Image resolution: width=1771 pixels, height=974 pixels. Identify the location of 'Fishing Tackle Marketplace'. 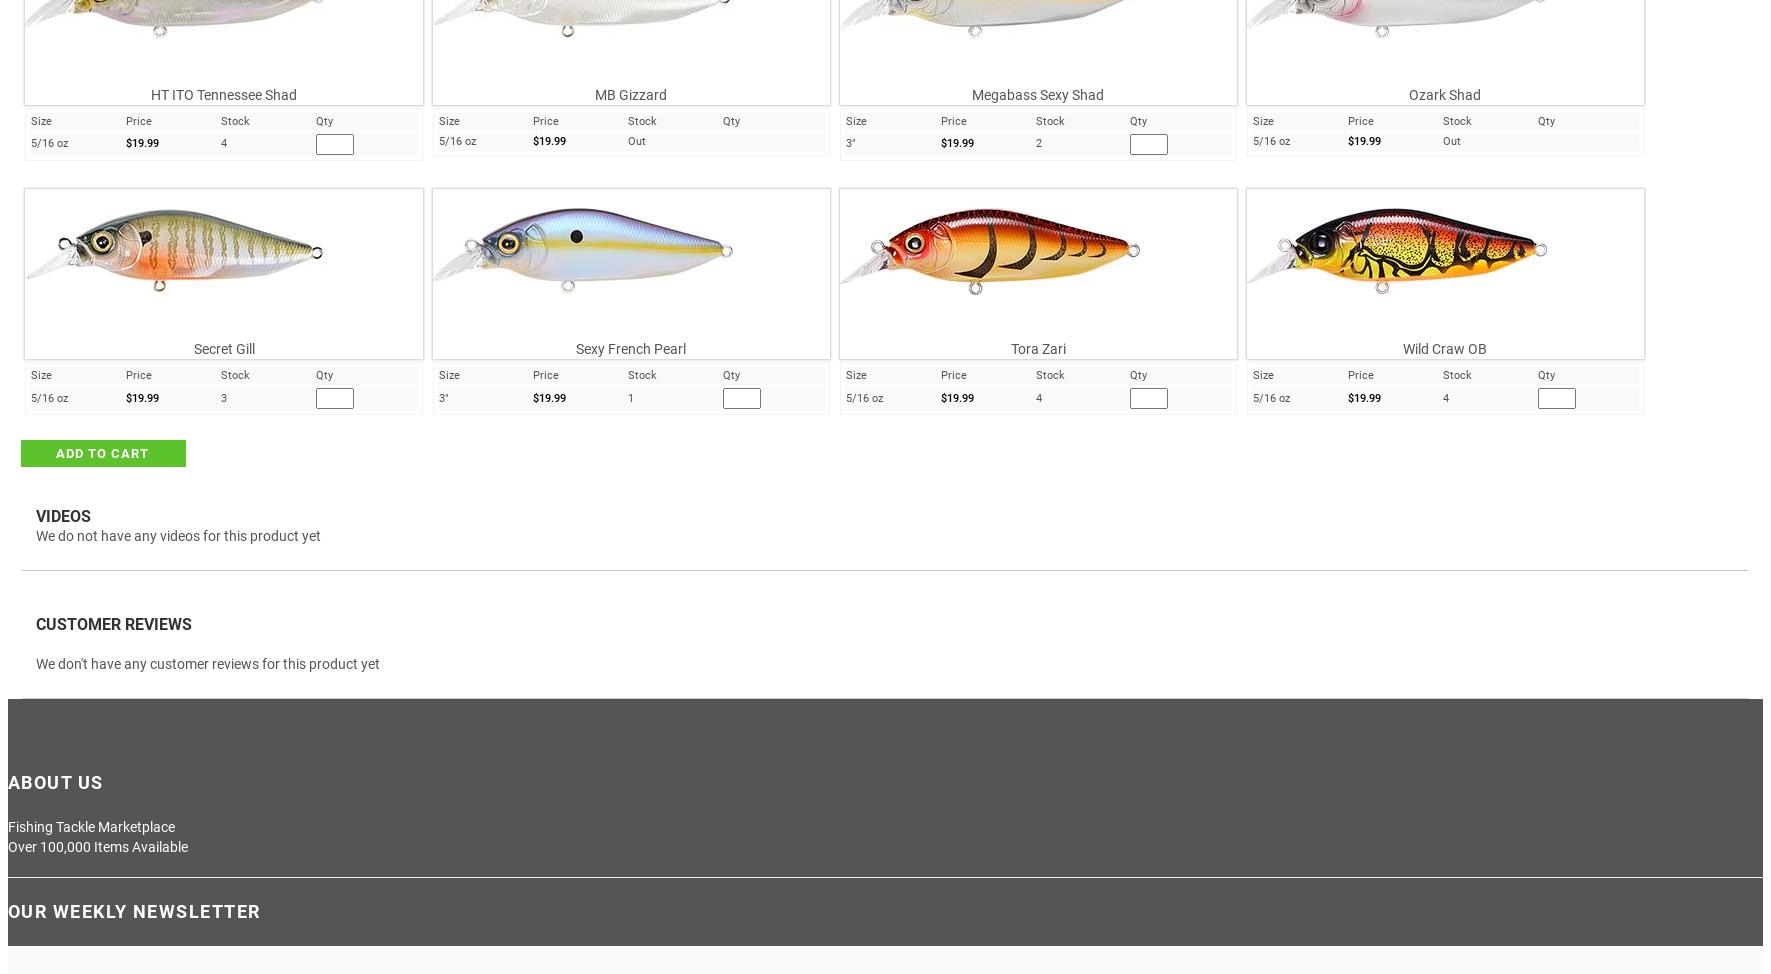
(90, 825).